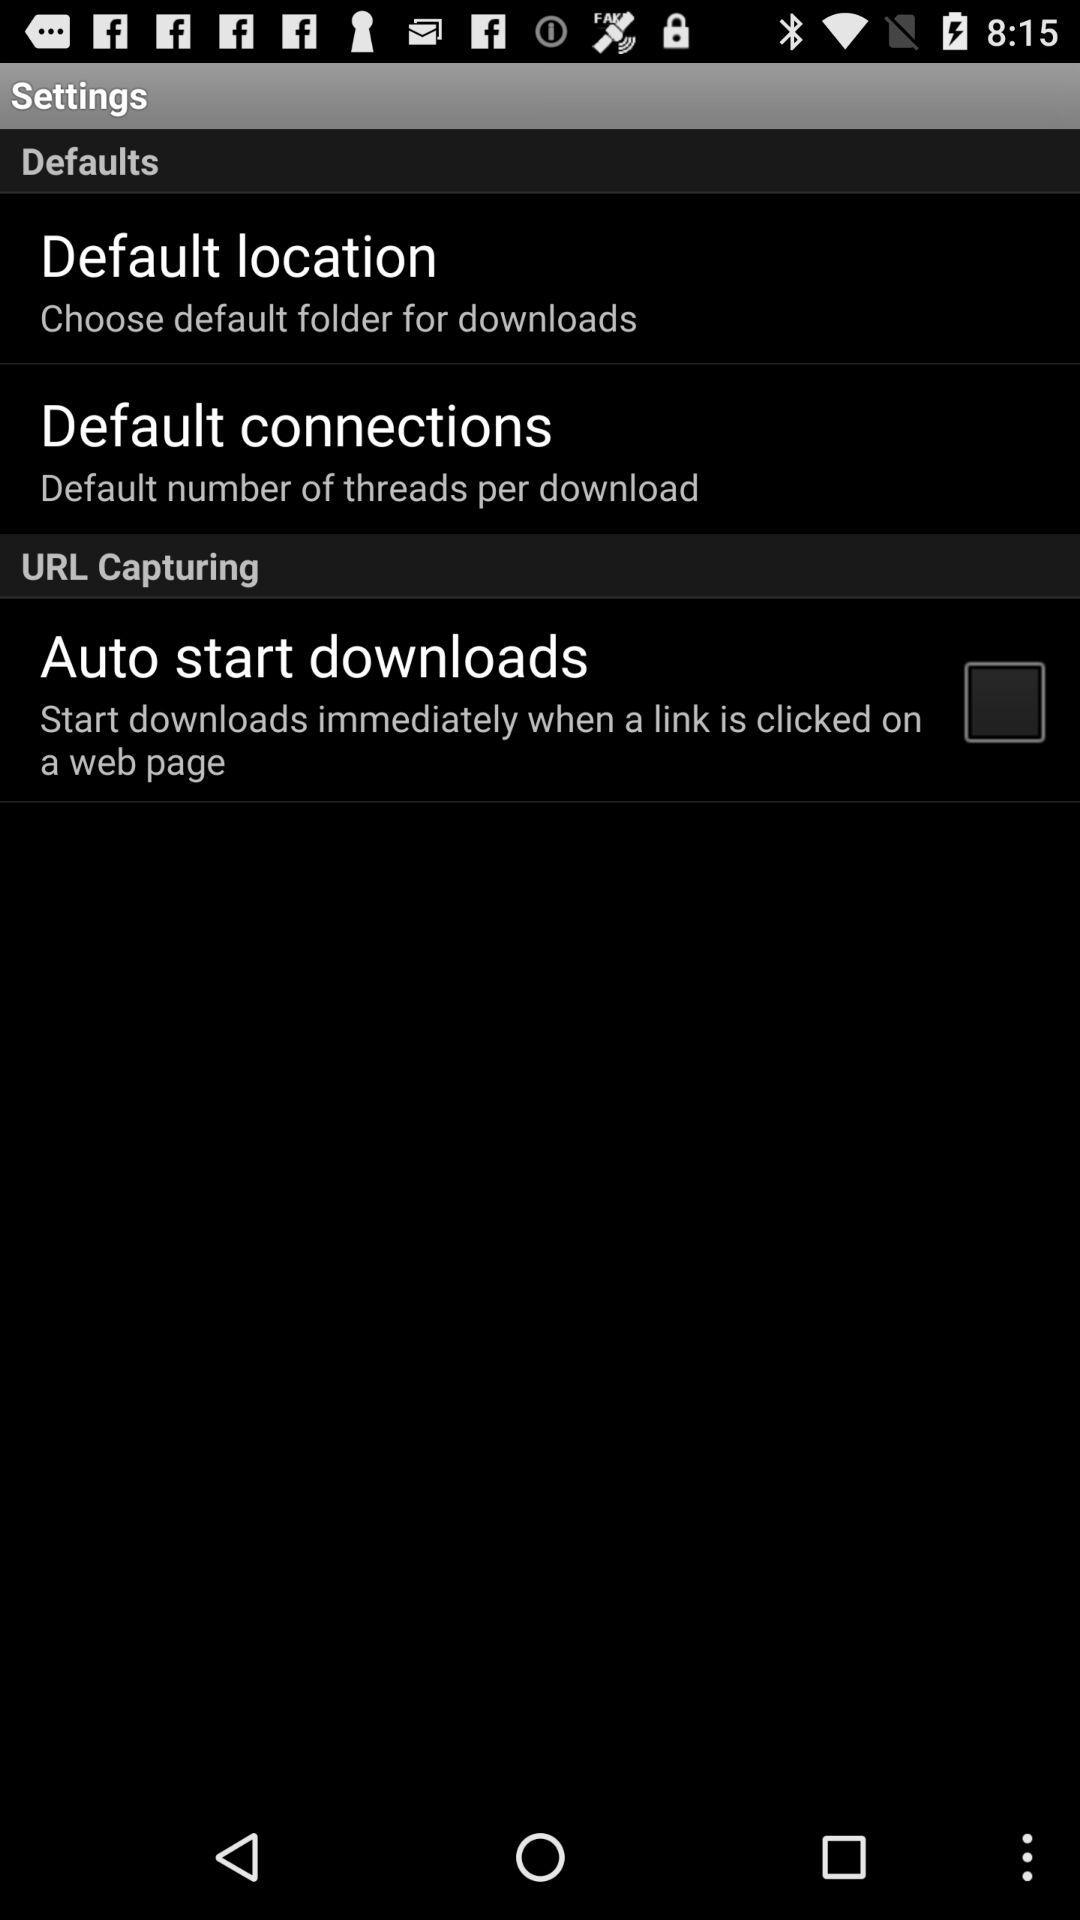  I want to click on the default connections icon, so click(296, 422).